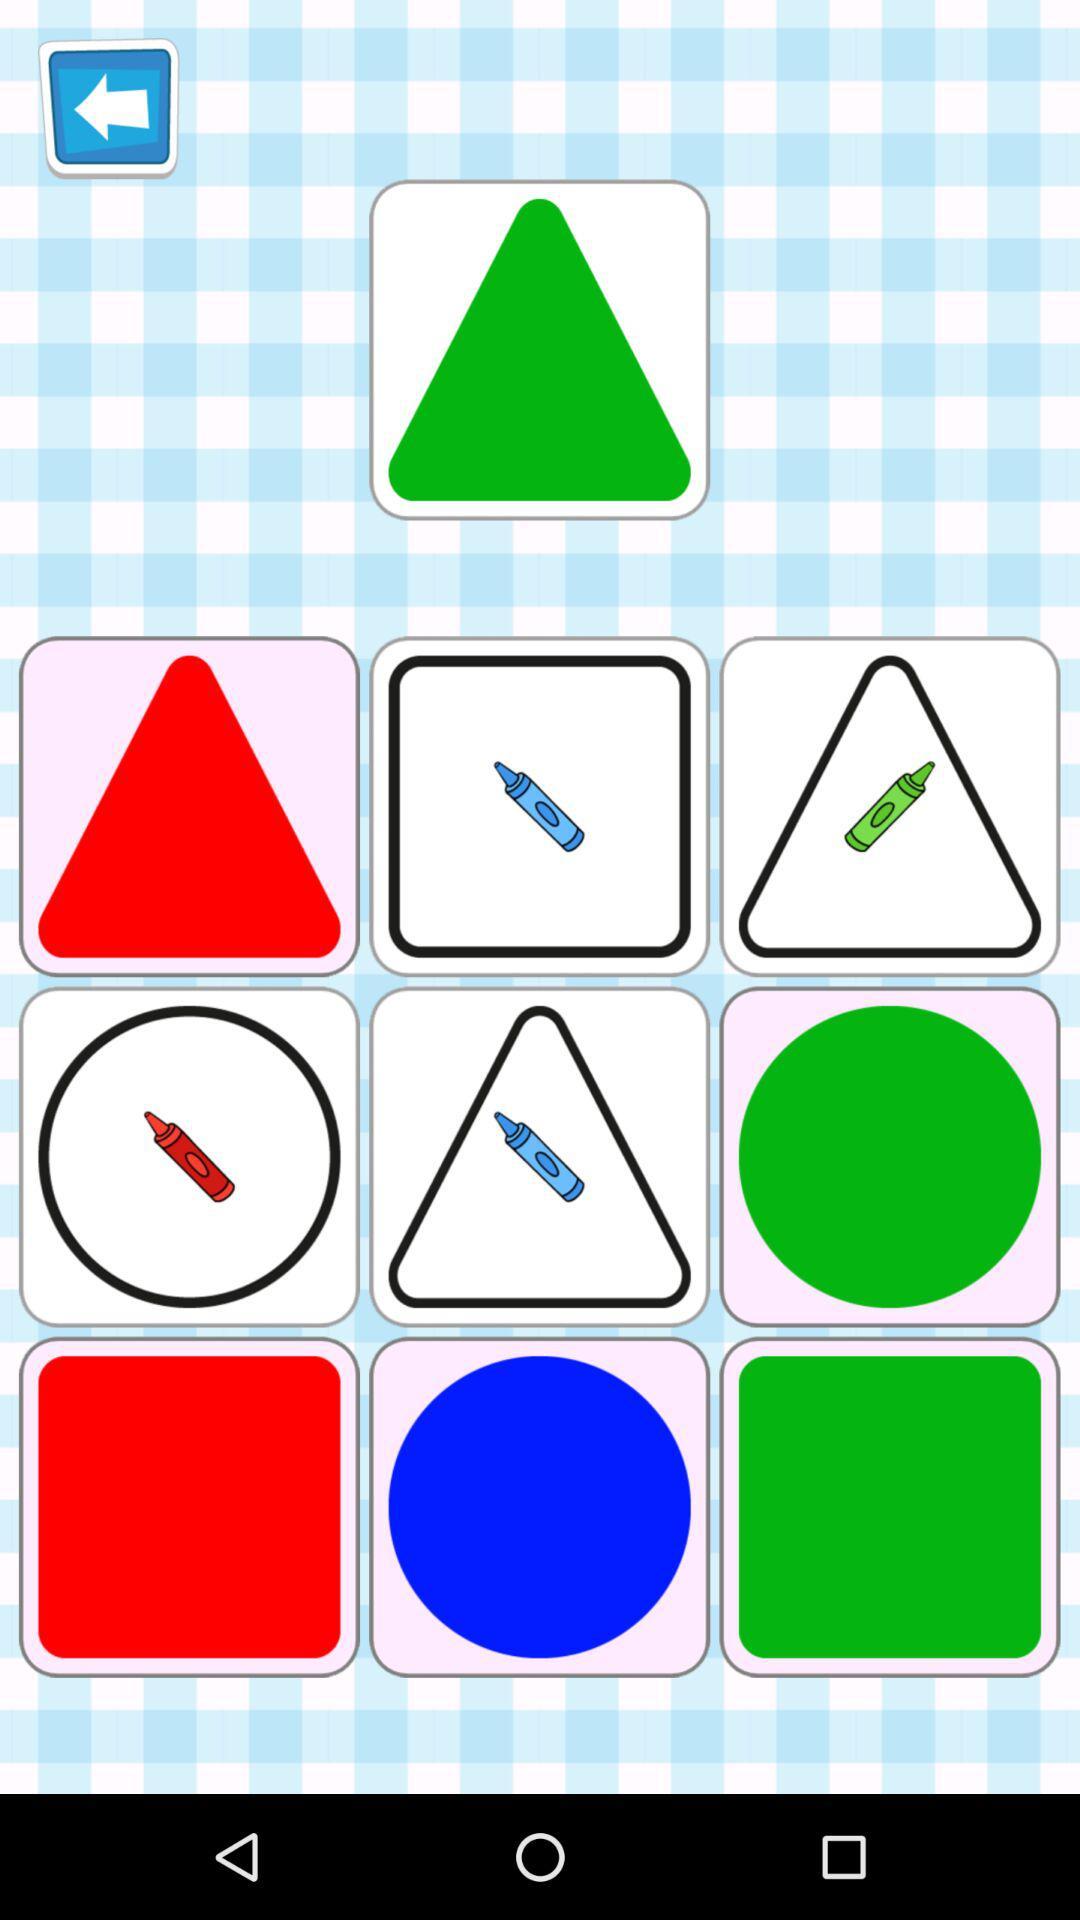 This screenshot has height=1920, width=1080. Describe the element at coordinates (538, 349) in the screenshot. I see `triangle` at that location.